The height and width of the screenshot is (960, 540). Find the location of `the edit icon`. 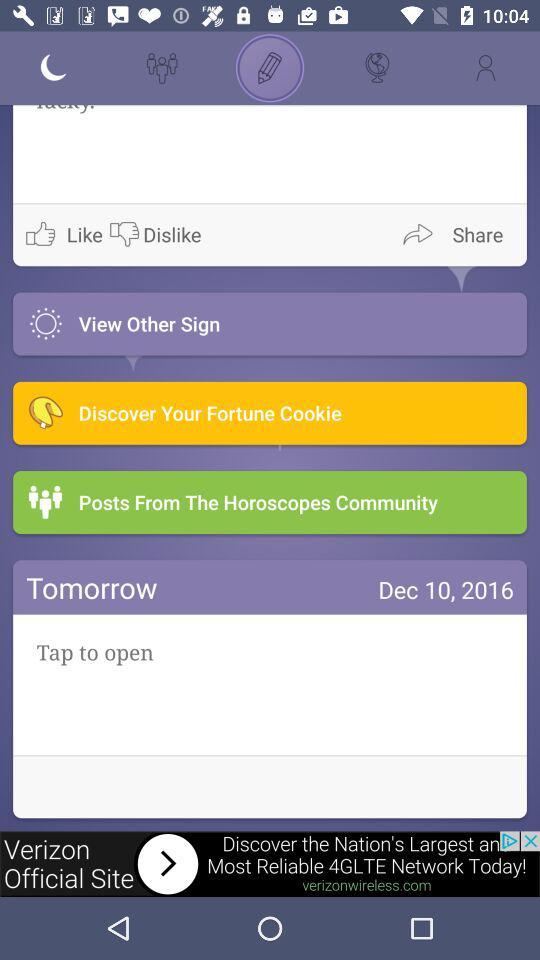

the edit icon is located at coordinates (270, 68).